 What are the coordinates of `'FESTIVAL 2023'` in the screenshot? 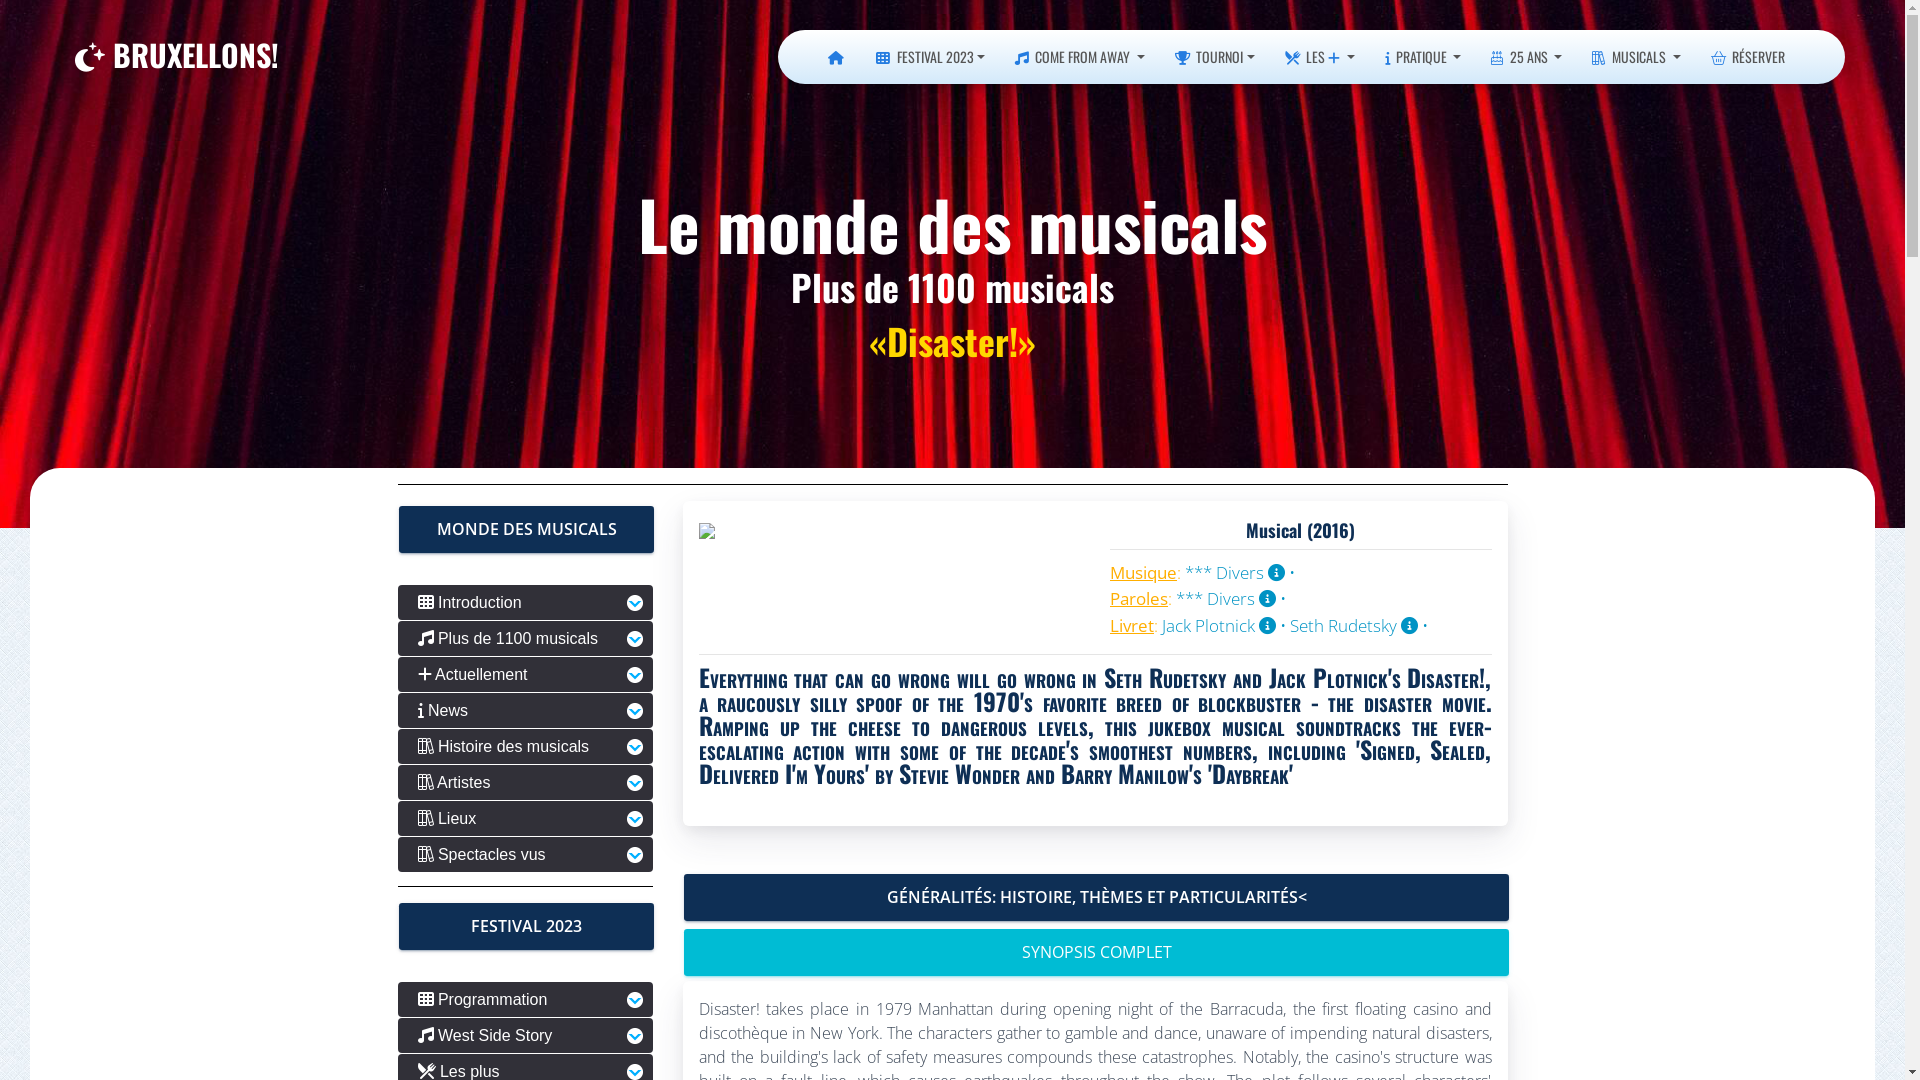 It's located at (929, 56).